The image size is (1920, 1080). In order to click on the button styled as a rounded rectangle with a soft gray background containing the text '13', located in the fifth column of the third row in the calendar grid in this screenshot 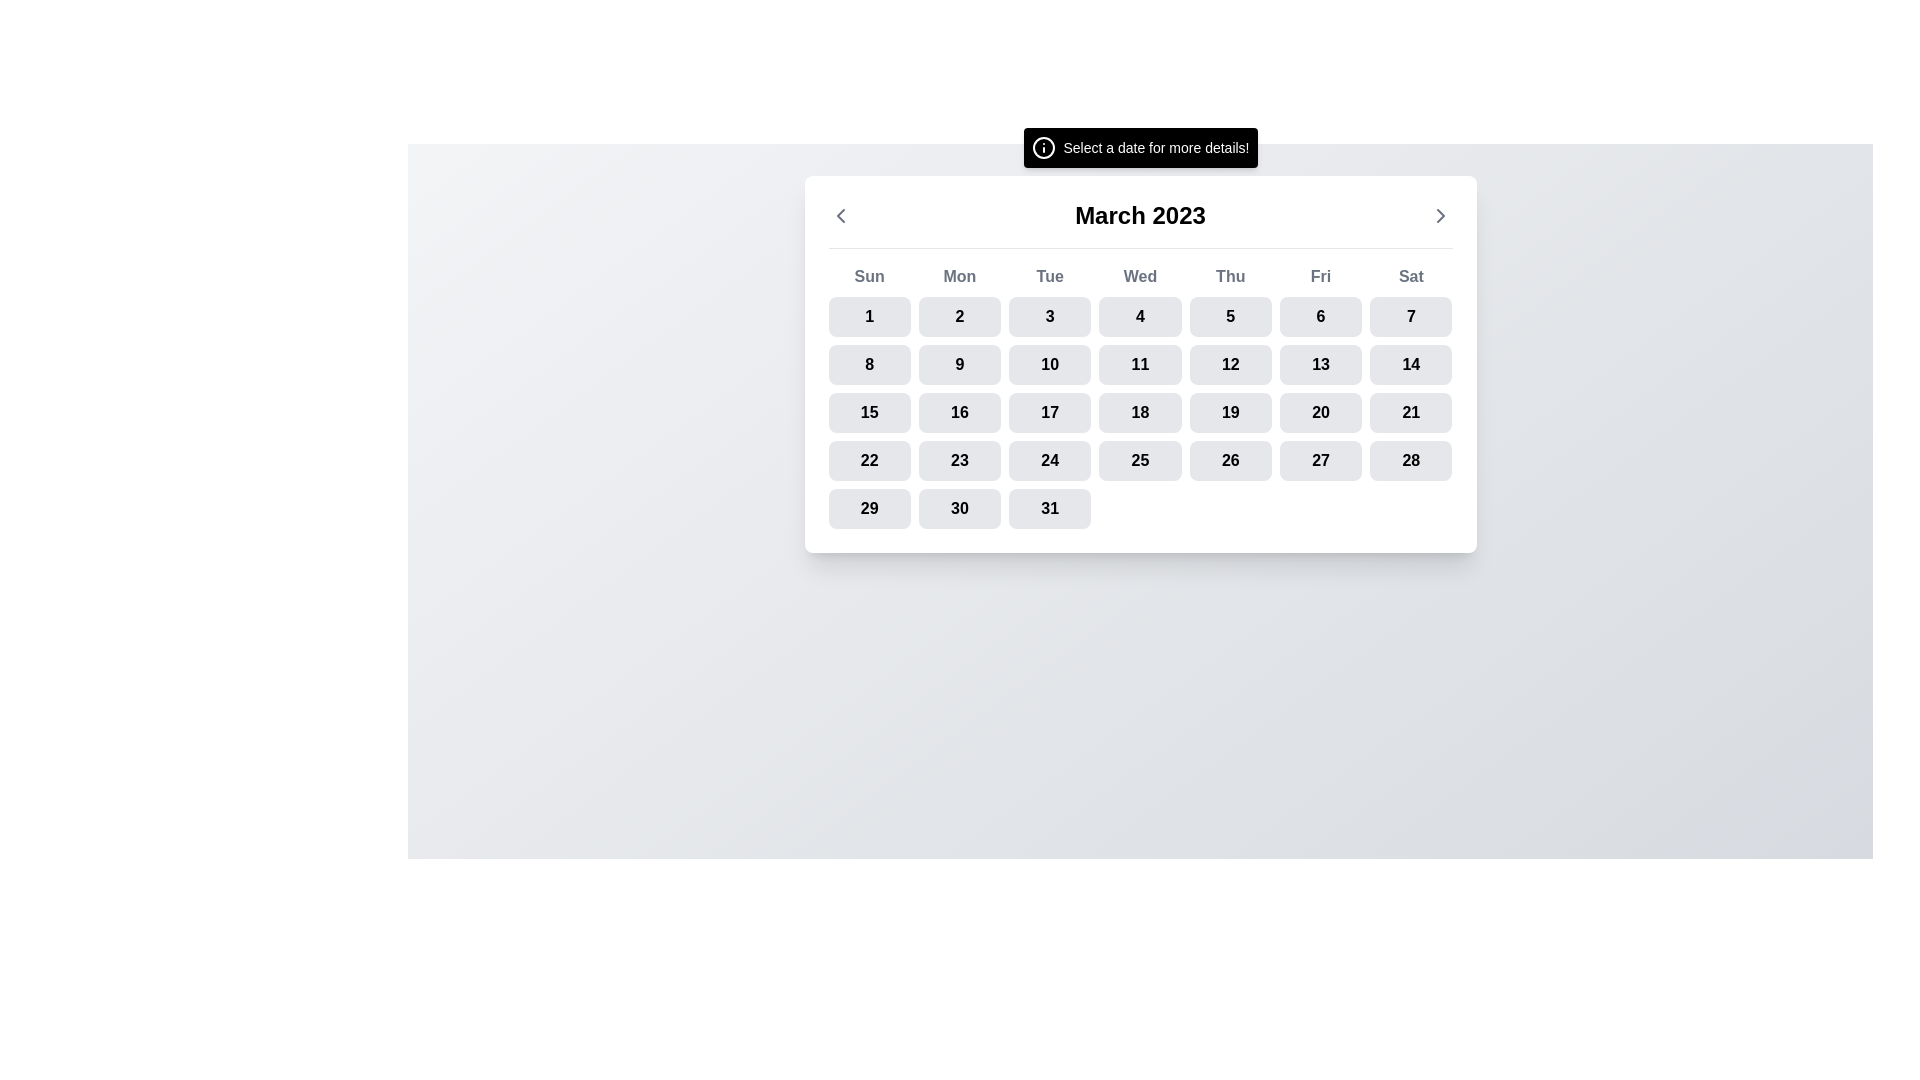, I will do `click(1321, 365)`.